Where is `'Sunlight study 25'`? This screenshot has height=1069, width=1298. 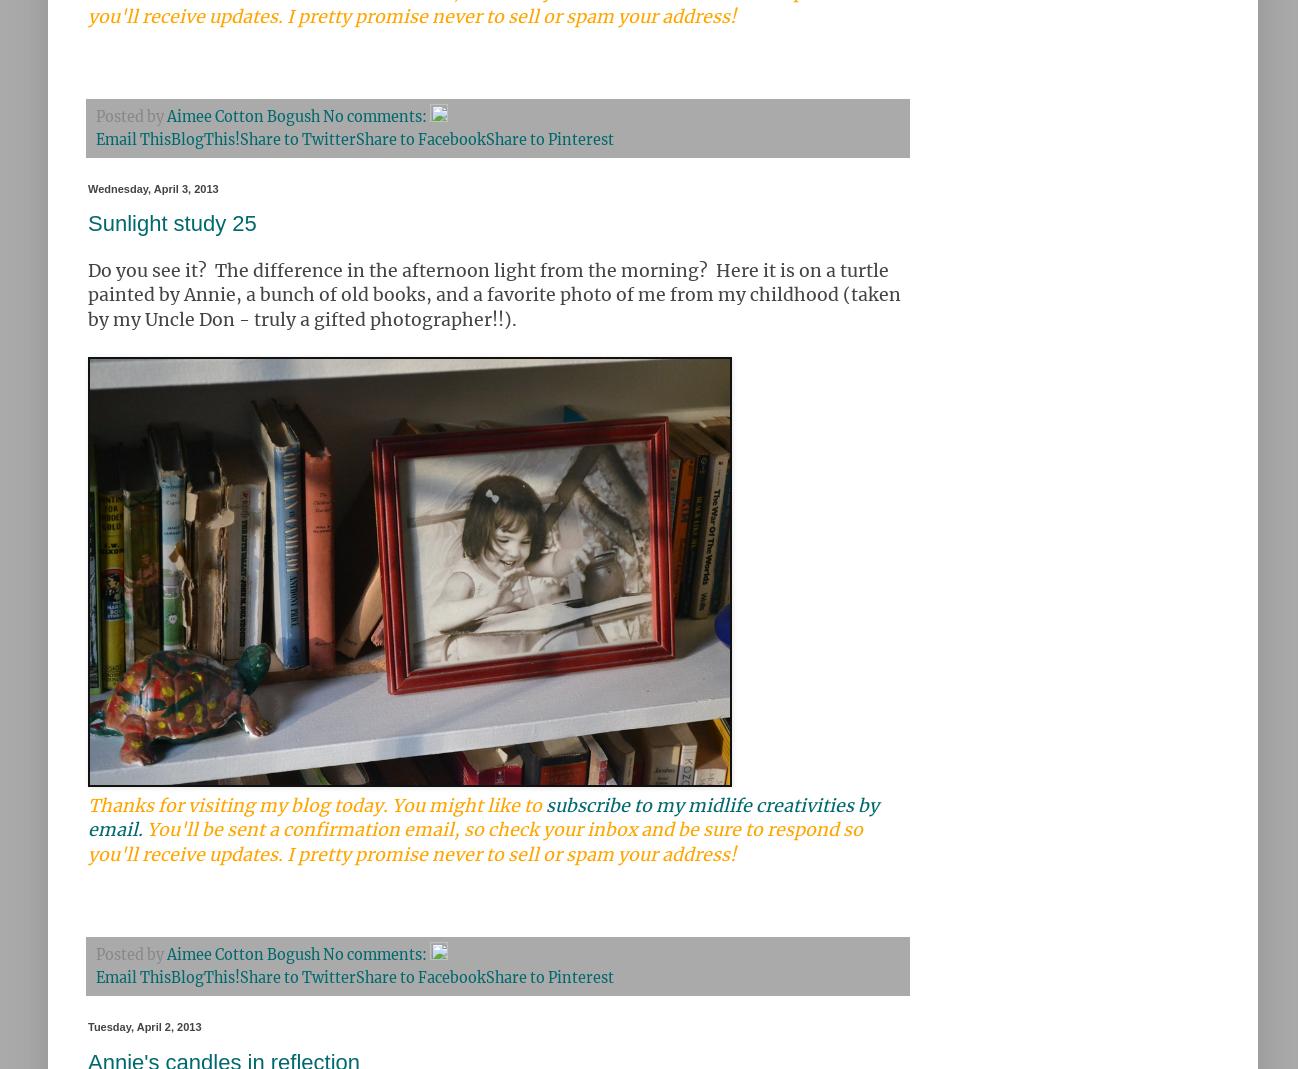 'Sunlight study 25' is located at coordinates (170, 222).